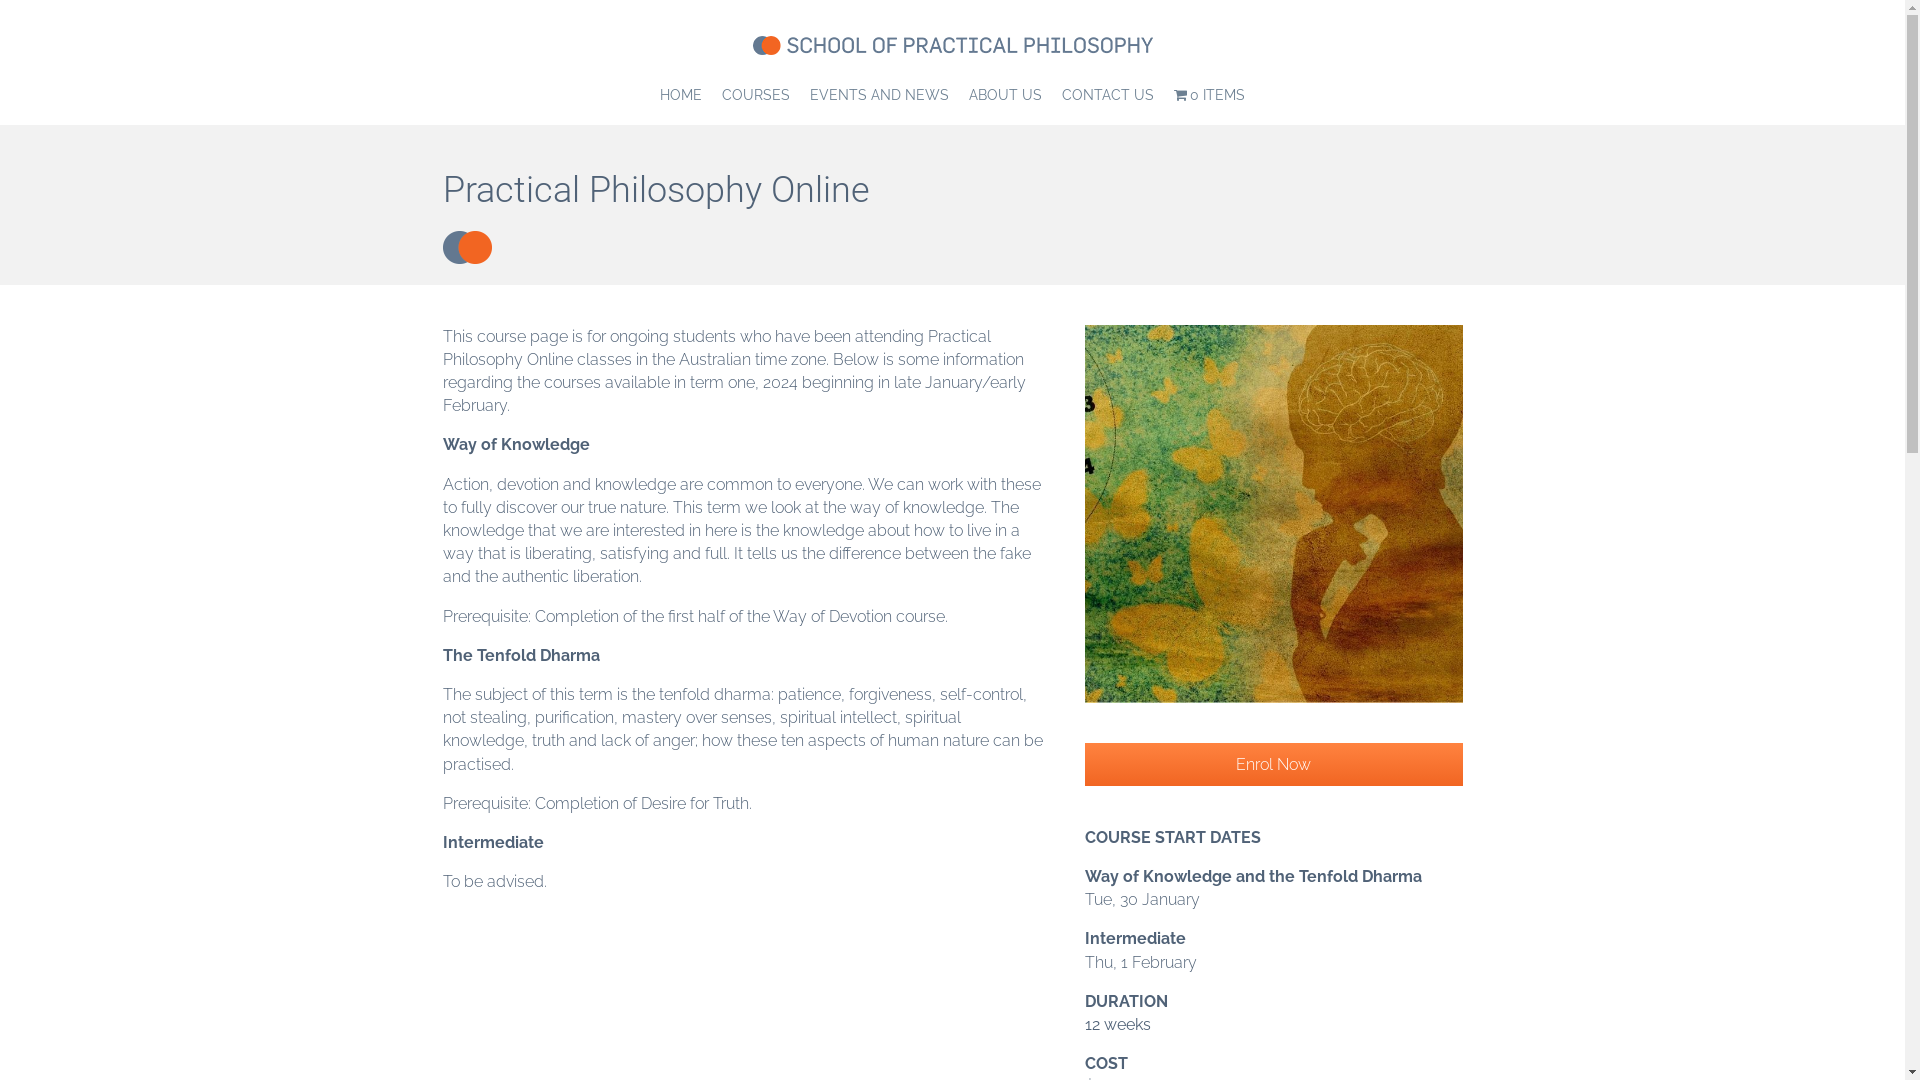 The height and width of the screenshot is (1080, 1920). Describe the element at coordinates (1272, 512) in the screenshot. I see `'Philosophy online'` at that location.